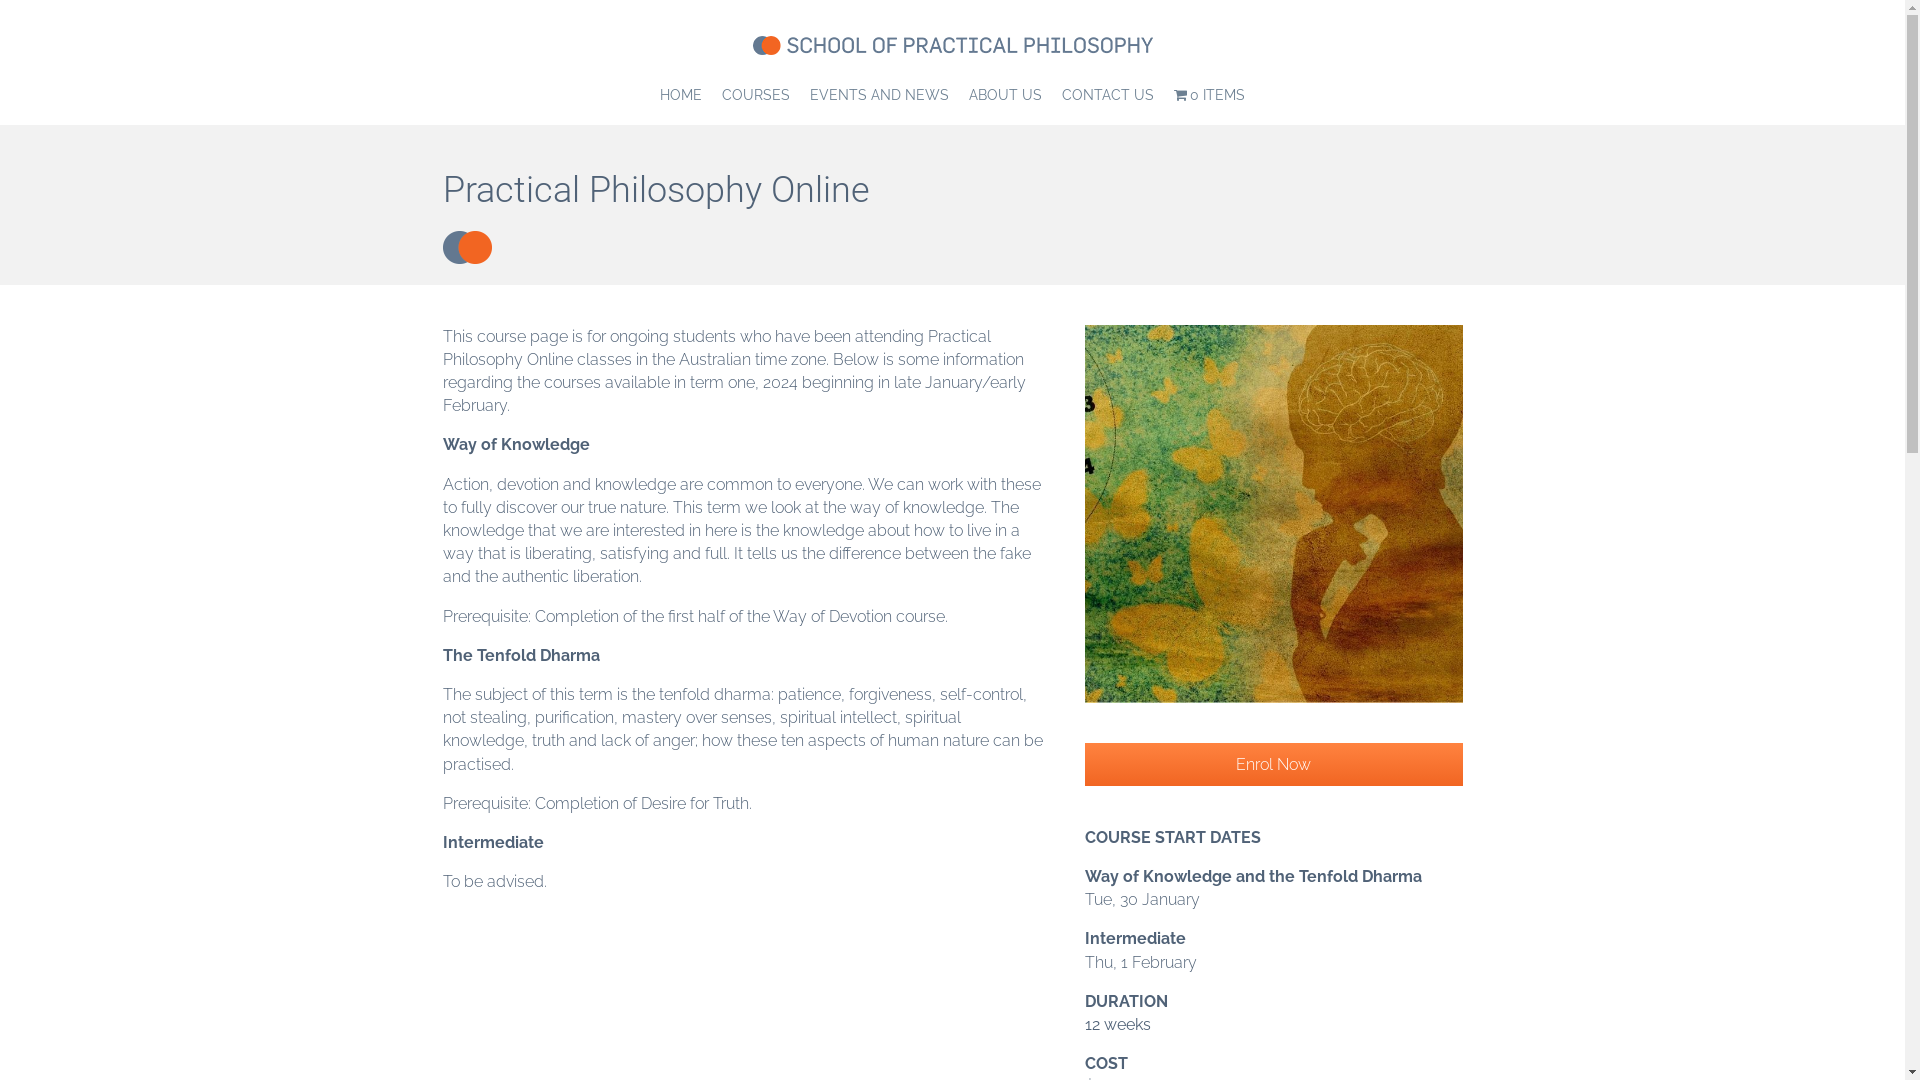 The height and width of the screenshot is (1080, 1920). Describe the element at coordinates (1272, 512) in the screenshot. I see `'Philosophy online'` at that location.